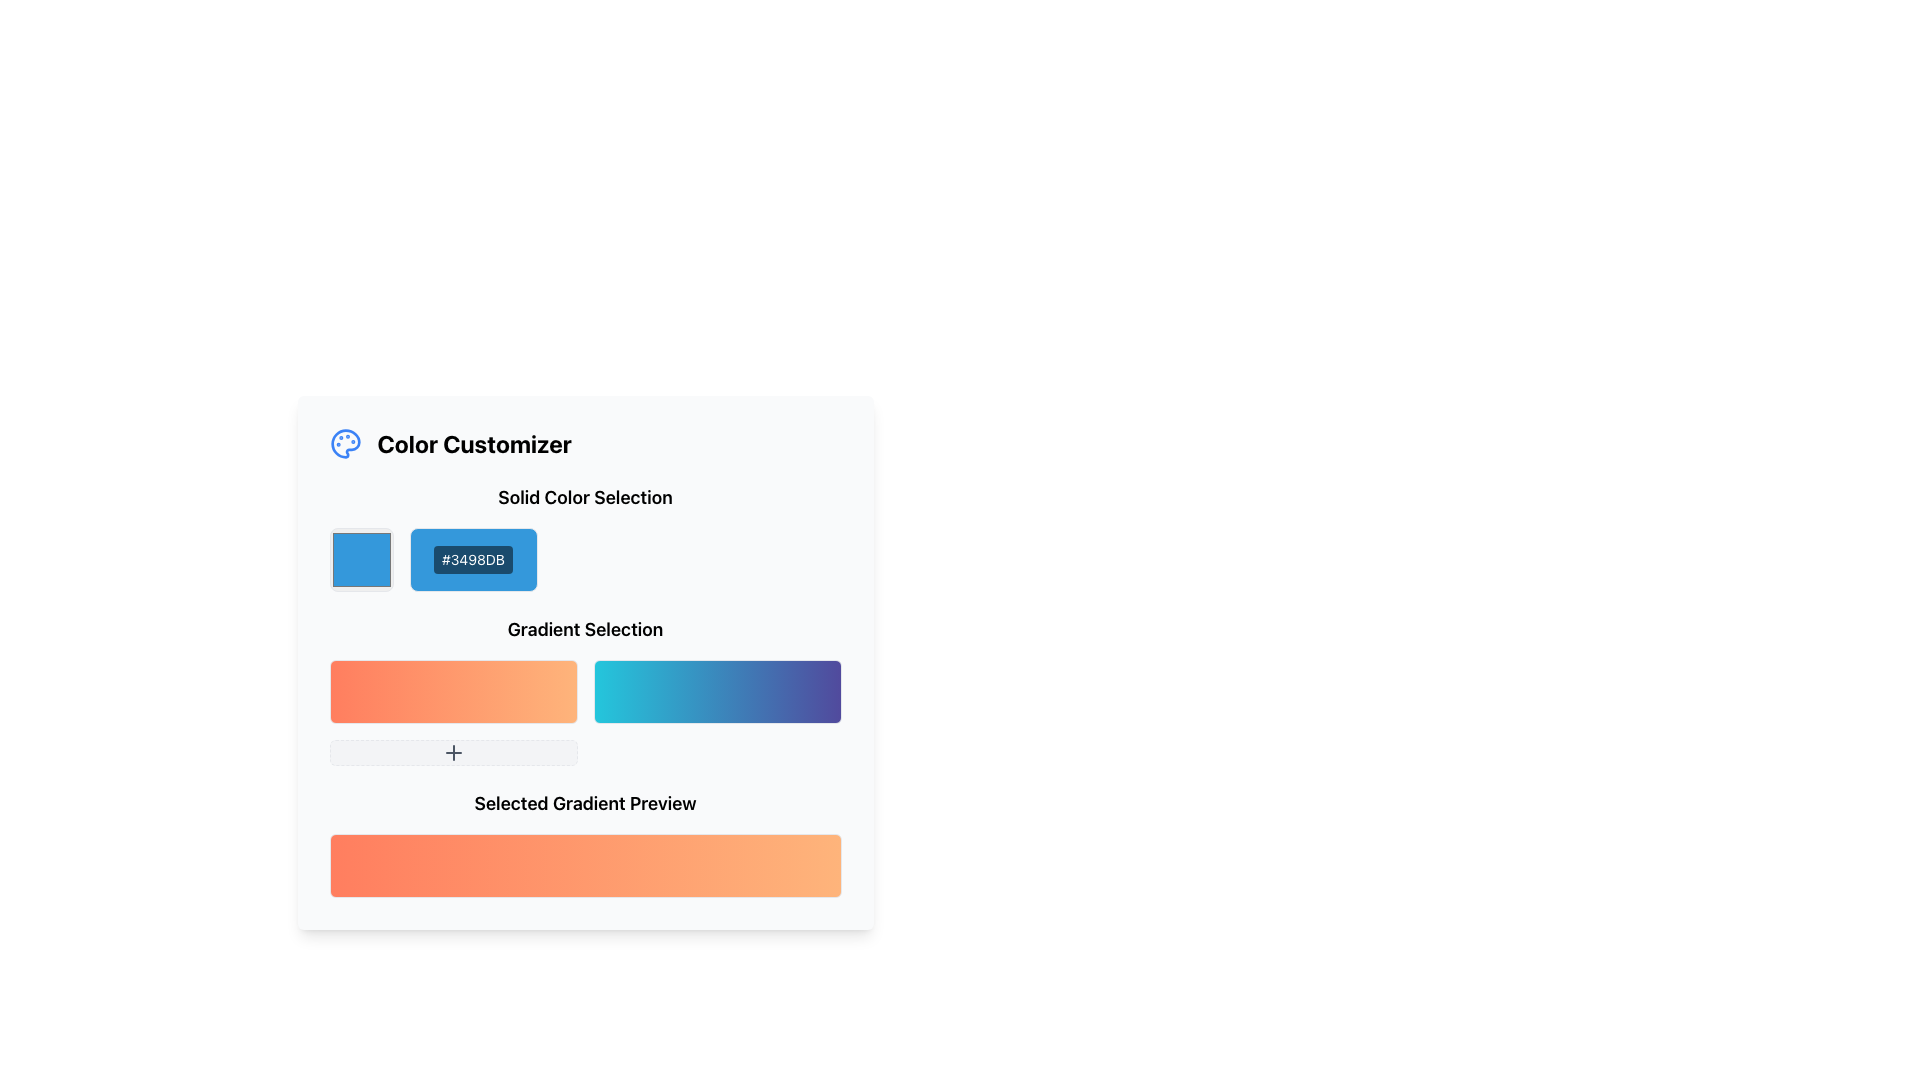  What do you see at coordinates (584, 802) in the screenshot?
I see `the static text element displaying 'Selected Gradient Preview', which is centrally aligned under the gradient section of the interface` at bounding box center [584, 802].